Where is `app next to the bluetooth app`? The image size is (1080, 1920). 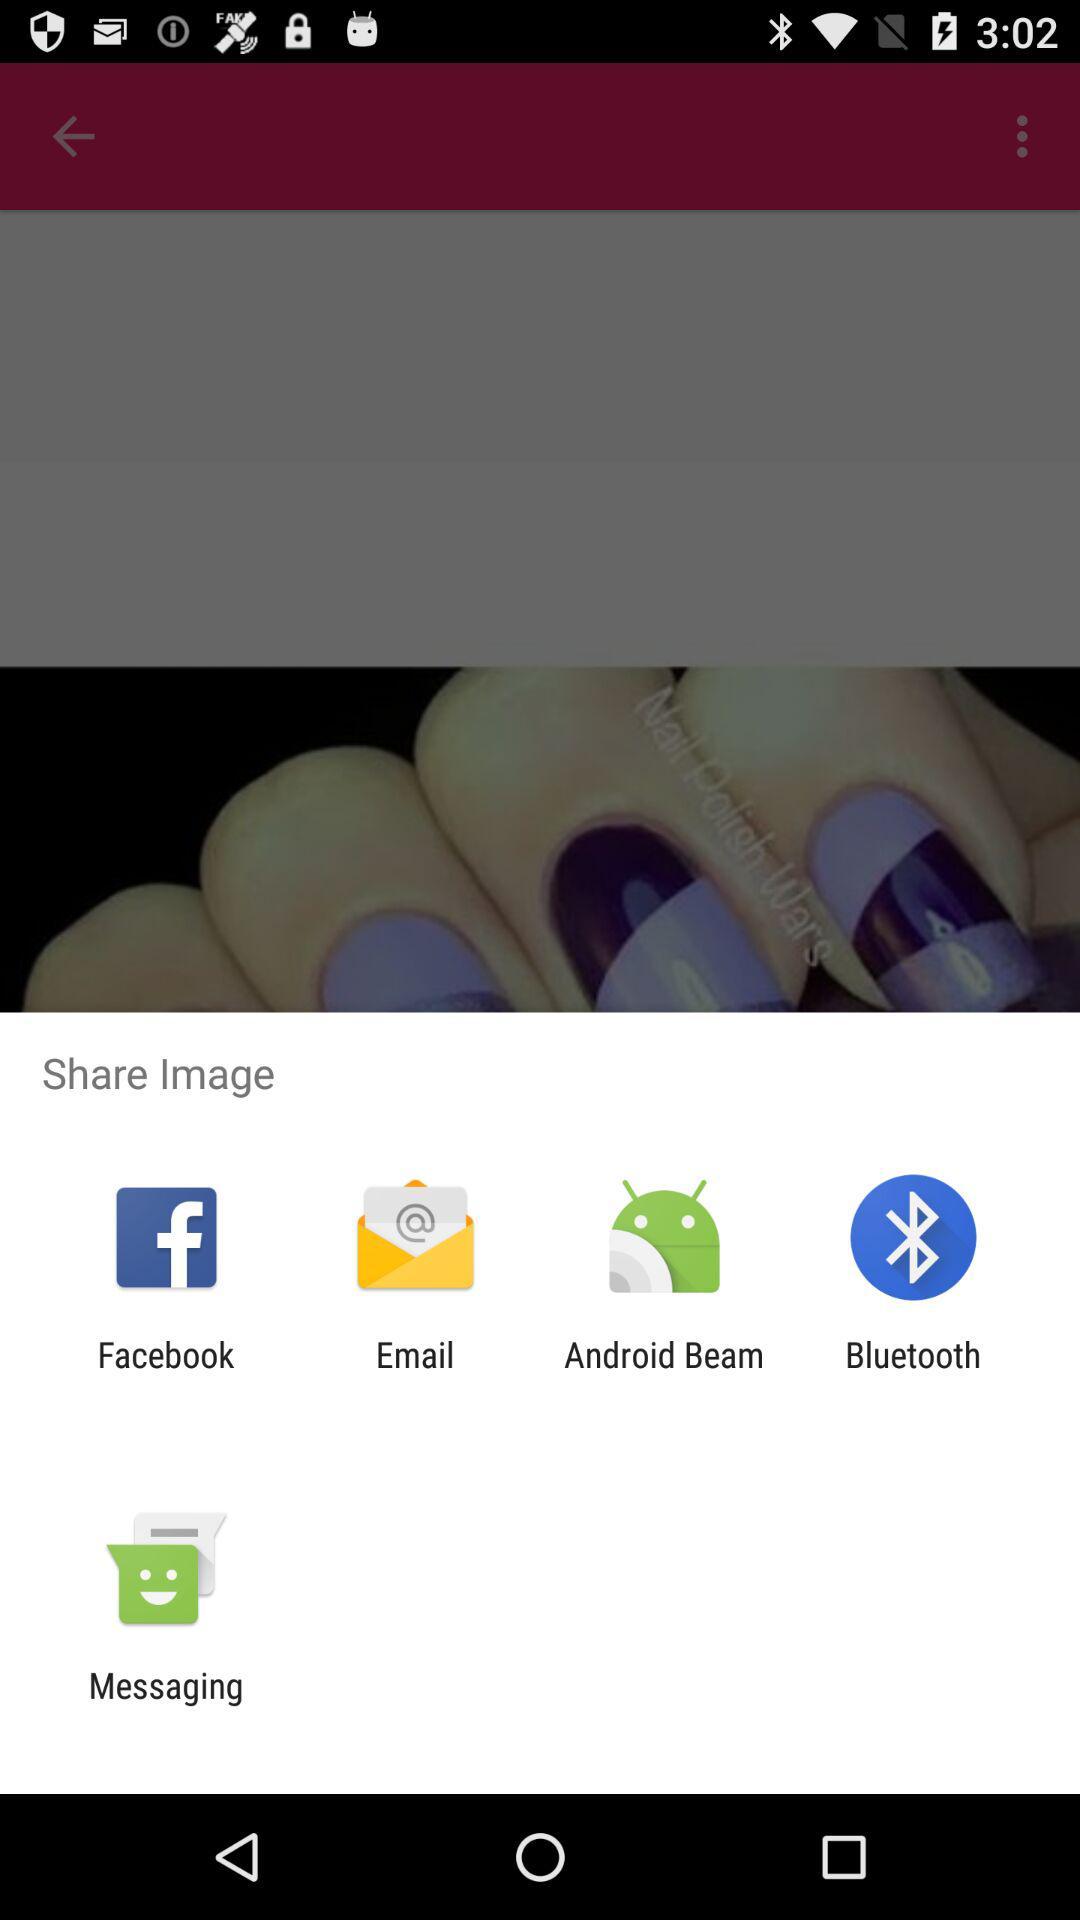 app next to the bluetooth app is located at coordinates (664, 1374).